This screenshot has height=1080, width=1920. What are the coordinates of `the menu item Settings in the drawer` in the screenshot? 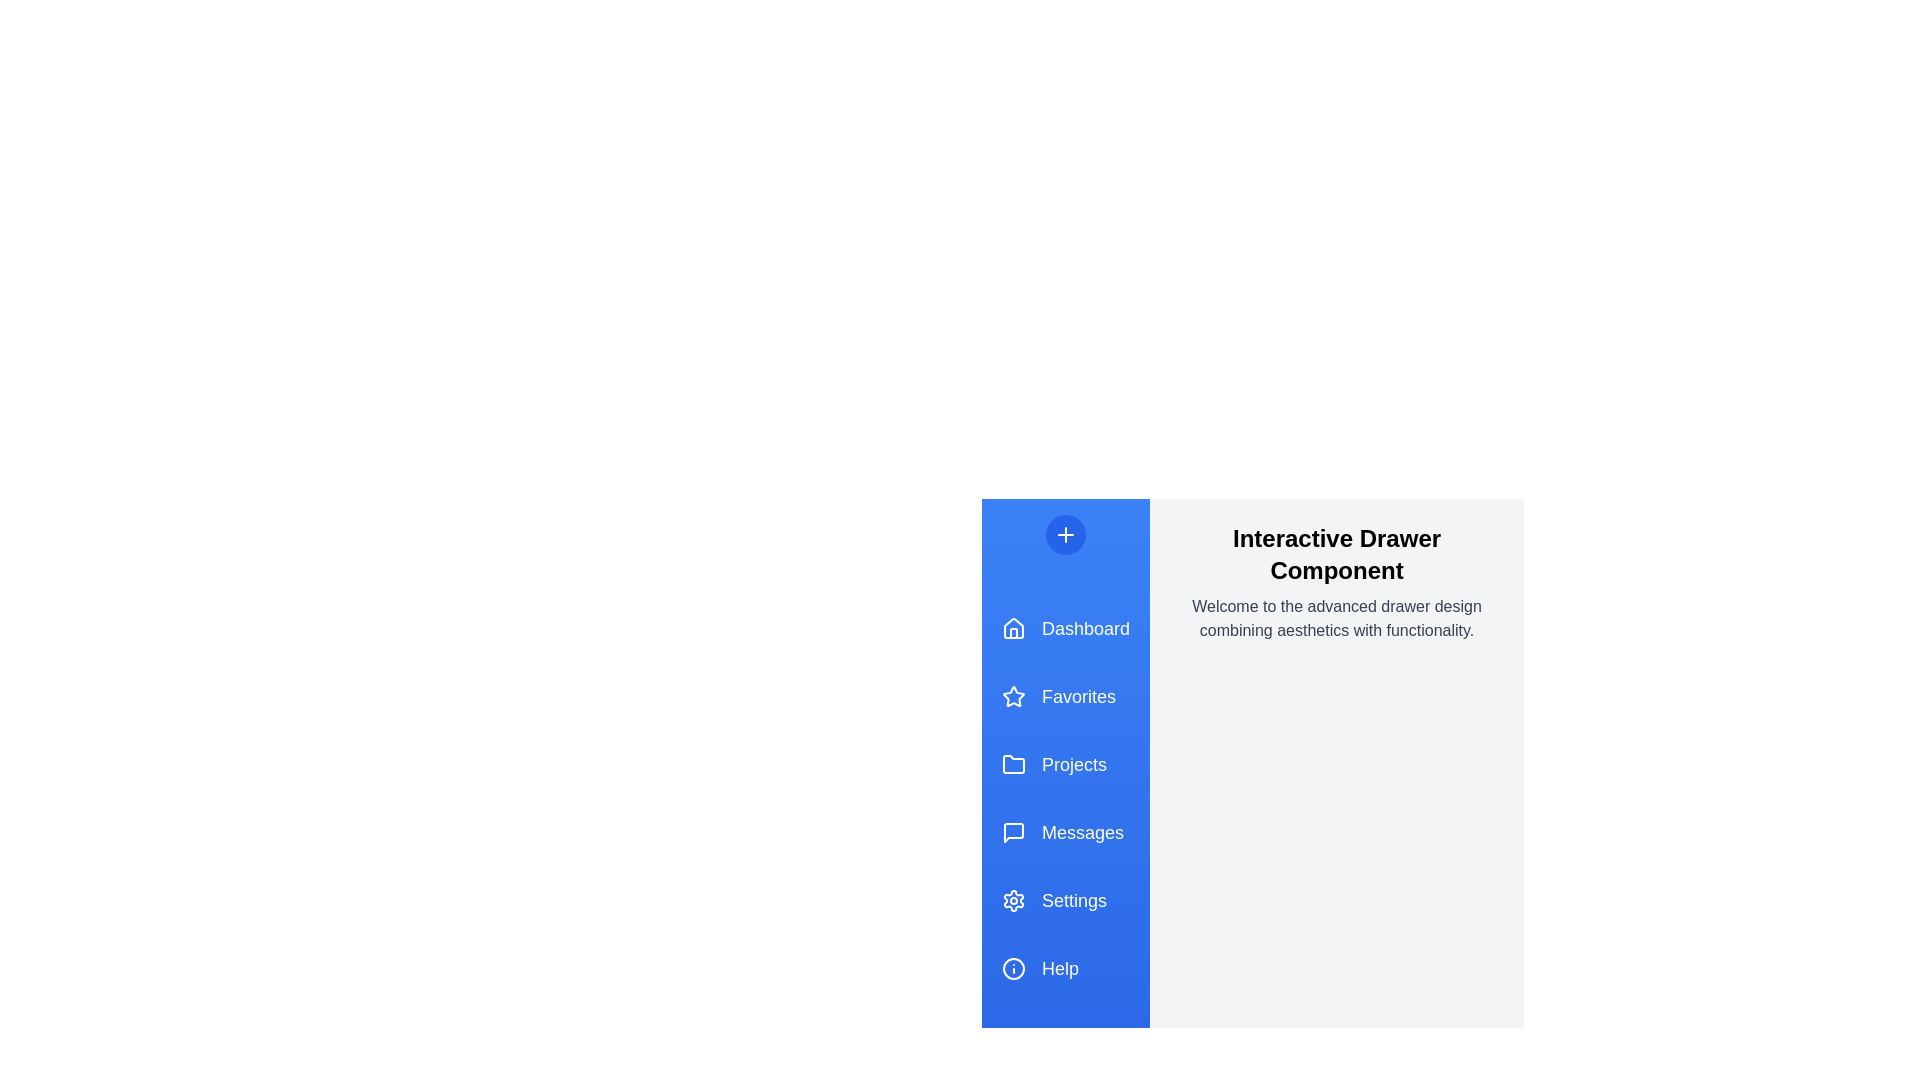 It's located at (1064, 901).